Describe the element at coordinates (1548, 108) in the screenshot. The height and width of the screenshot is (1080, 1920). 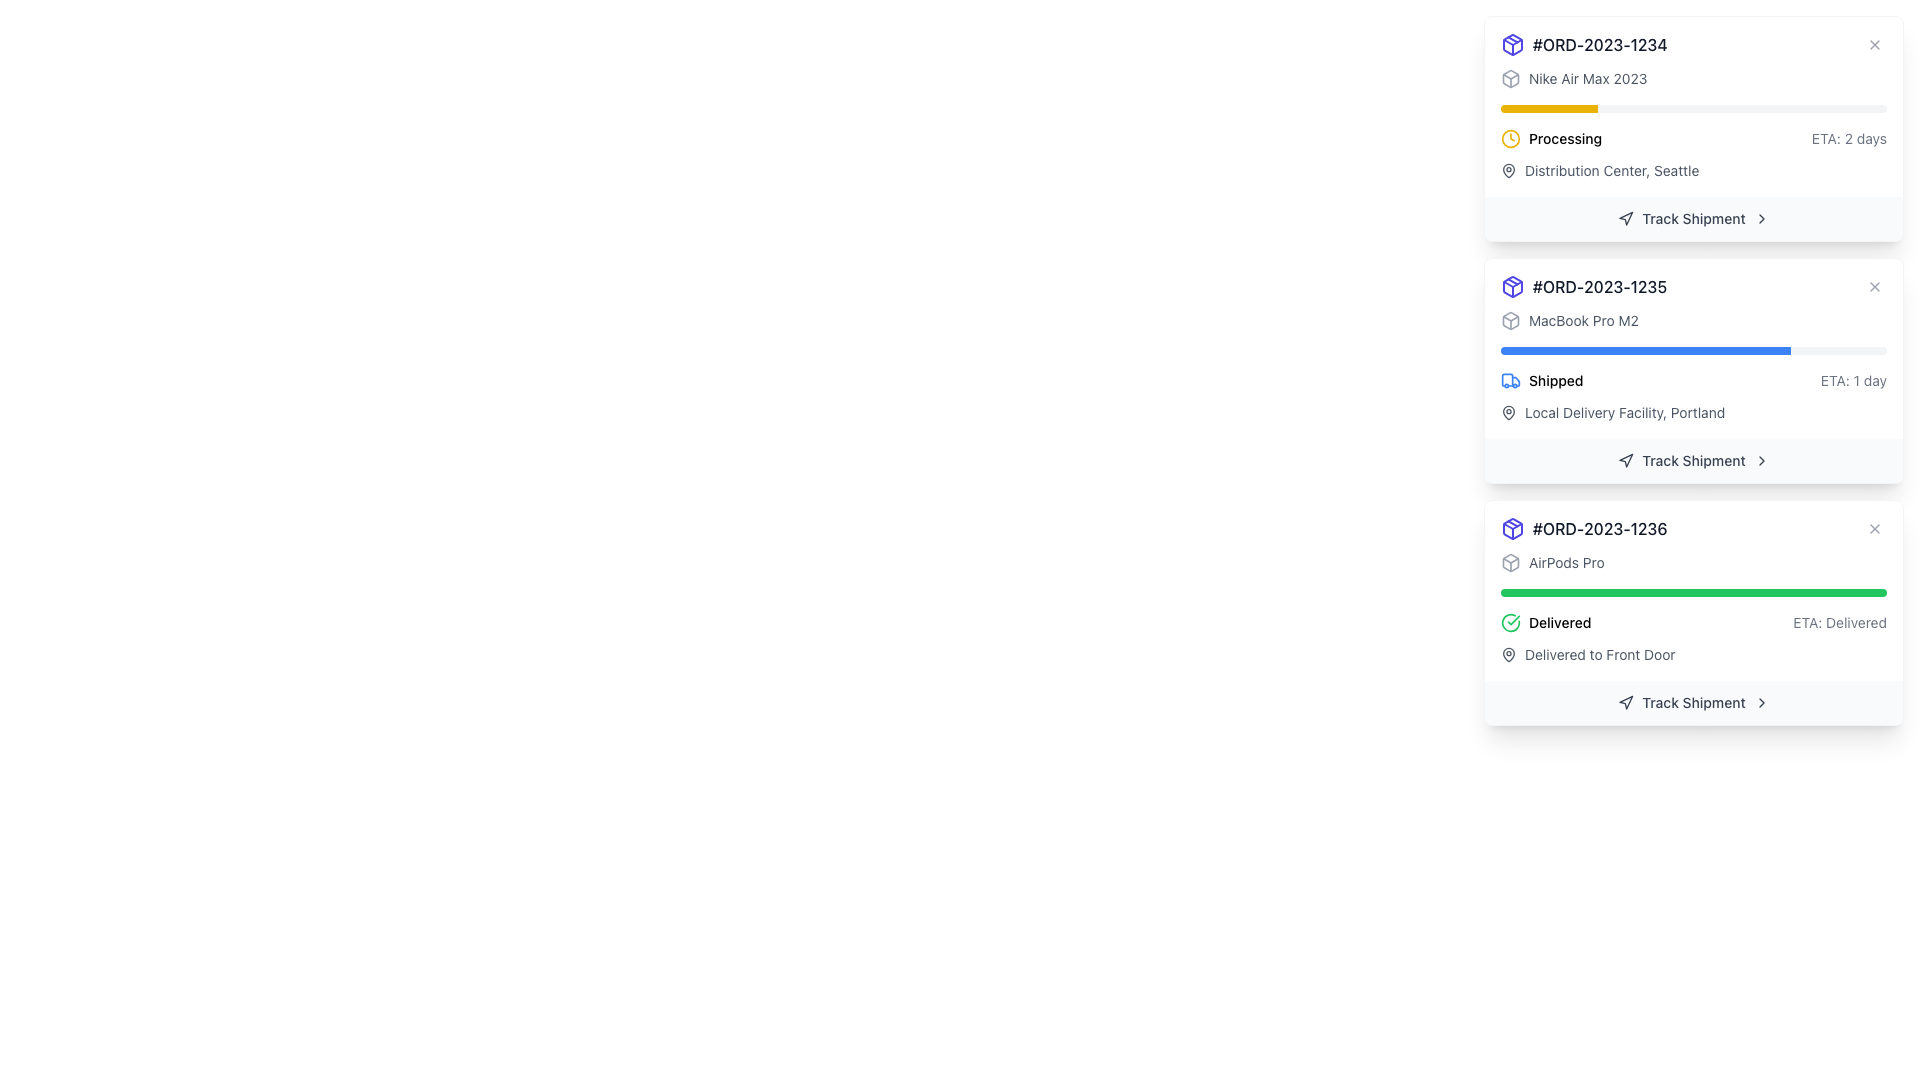
I see `the progress indicator of the progress bar that is filled with a bright yellow color, indicating one-fourth completion, located above the 'Processing' text in the order details card for '#ORD-2023-1234'` at that location.